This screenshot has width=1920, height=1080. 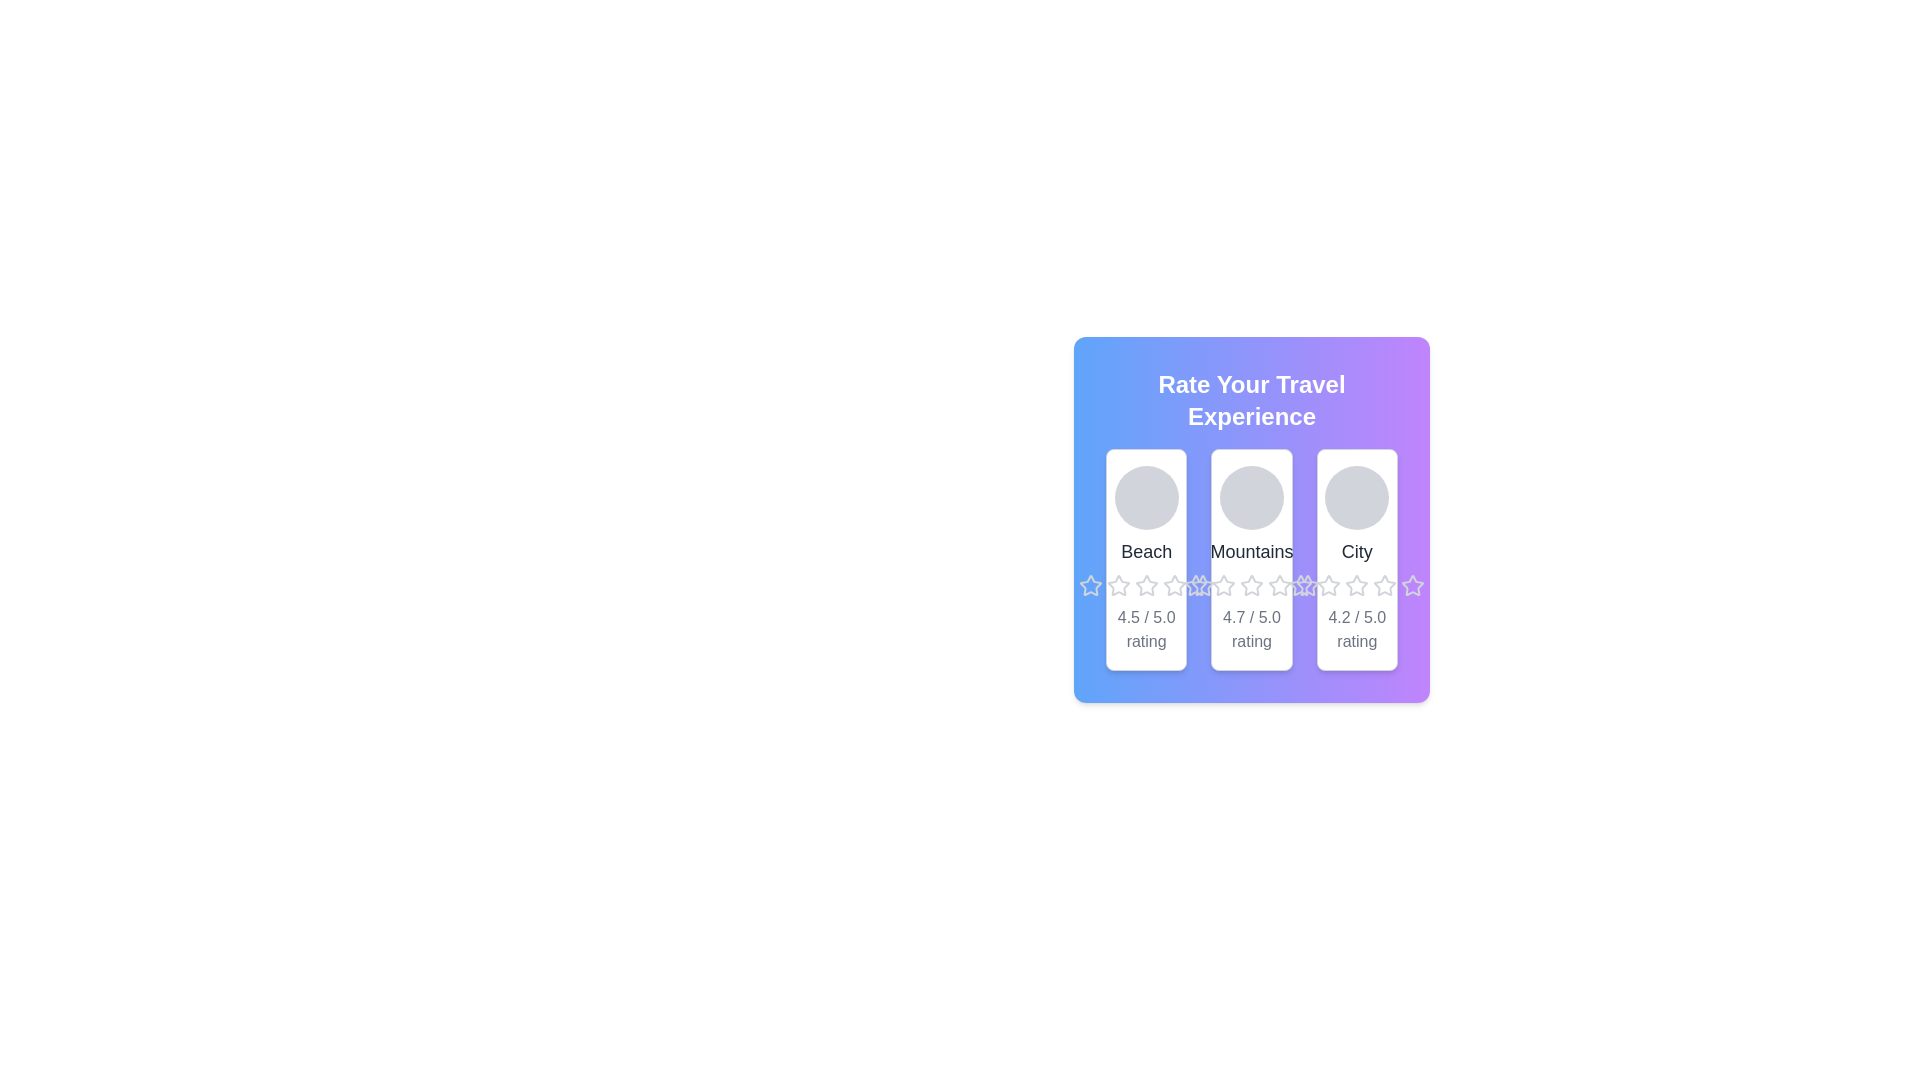 I want to click on over the second star in the rating interface, so click(x=1117, y=585).